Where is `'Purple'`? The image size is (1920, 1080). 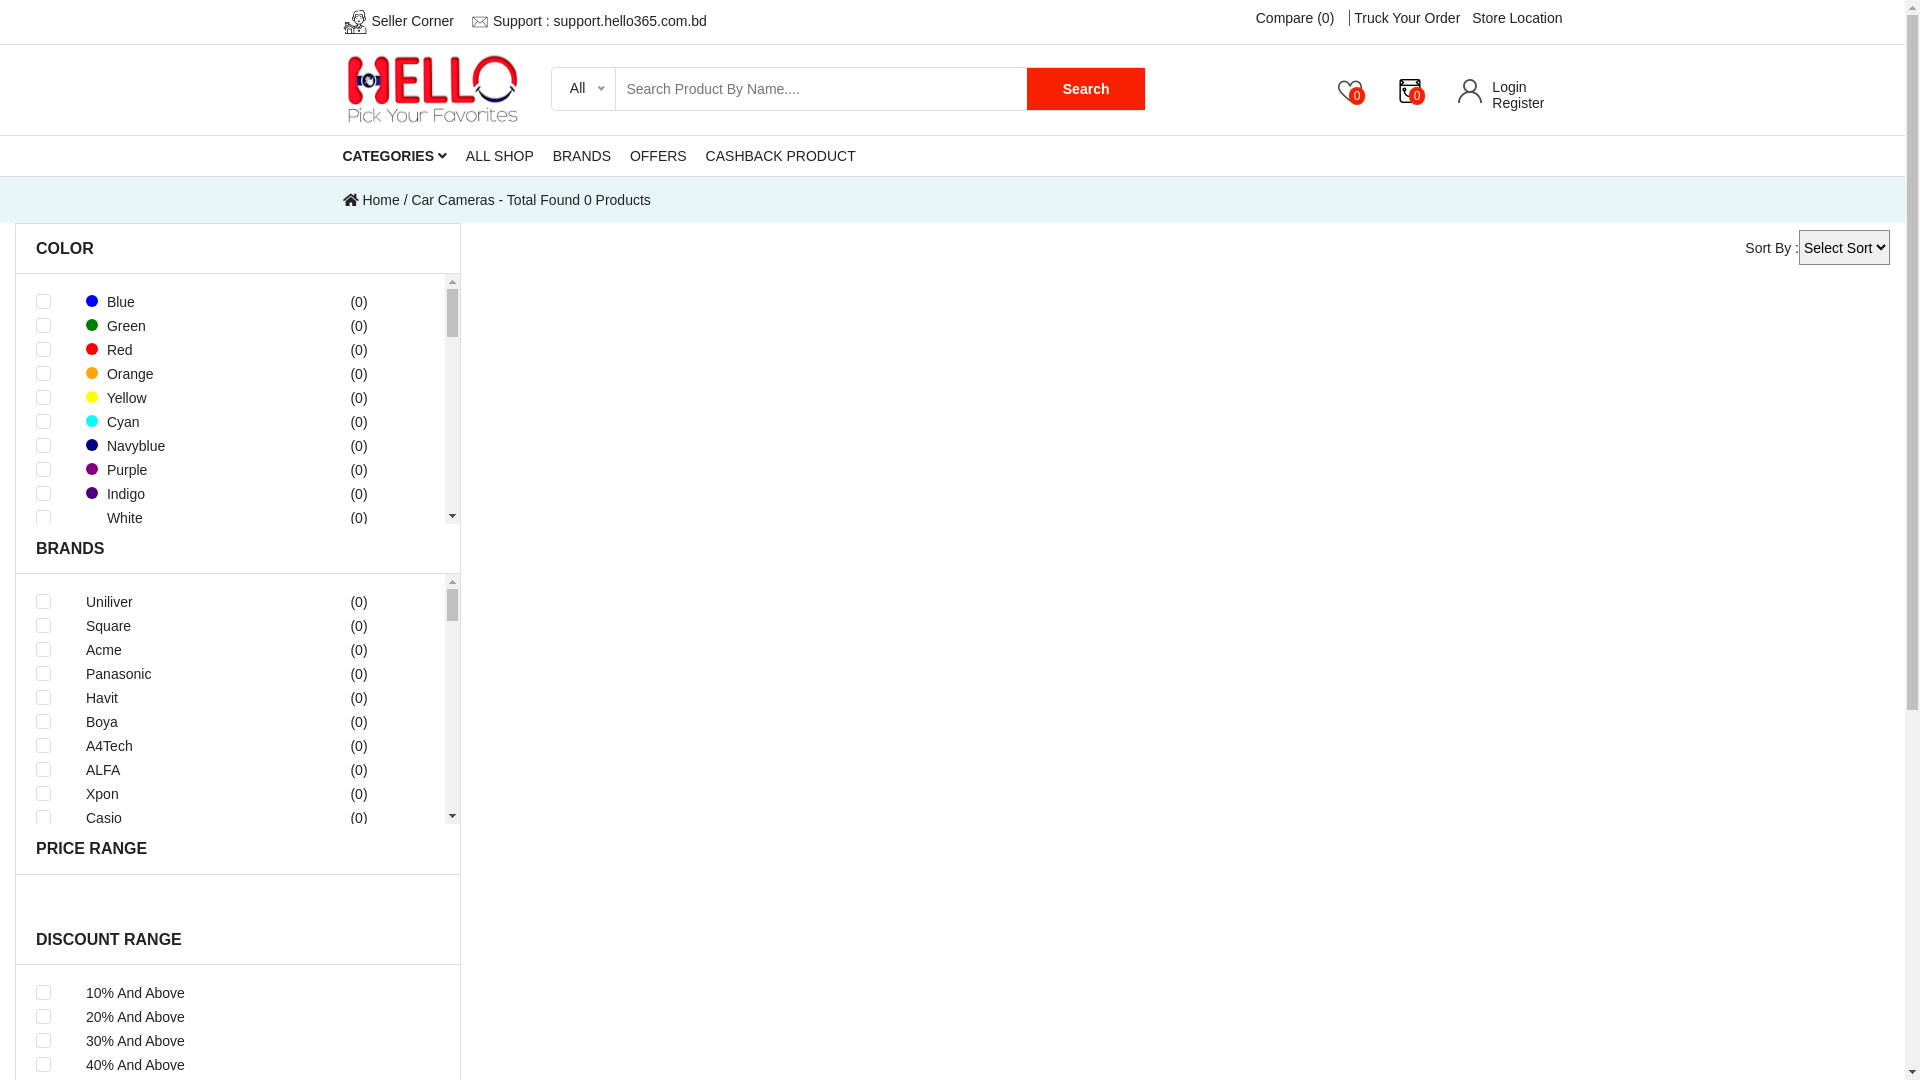 'Purple' is located at coordinates (177, 470).